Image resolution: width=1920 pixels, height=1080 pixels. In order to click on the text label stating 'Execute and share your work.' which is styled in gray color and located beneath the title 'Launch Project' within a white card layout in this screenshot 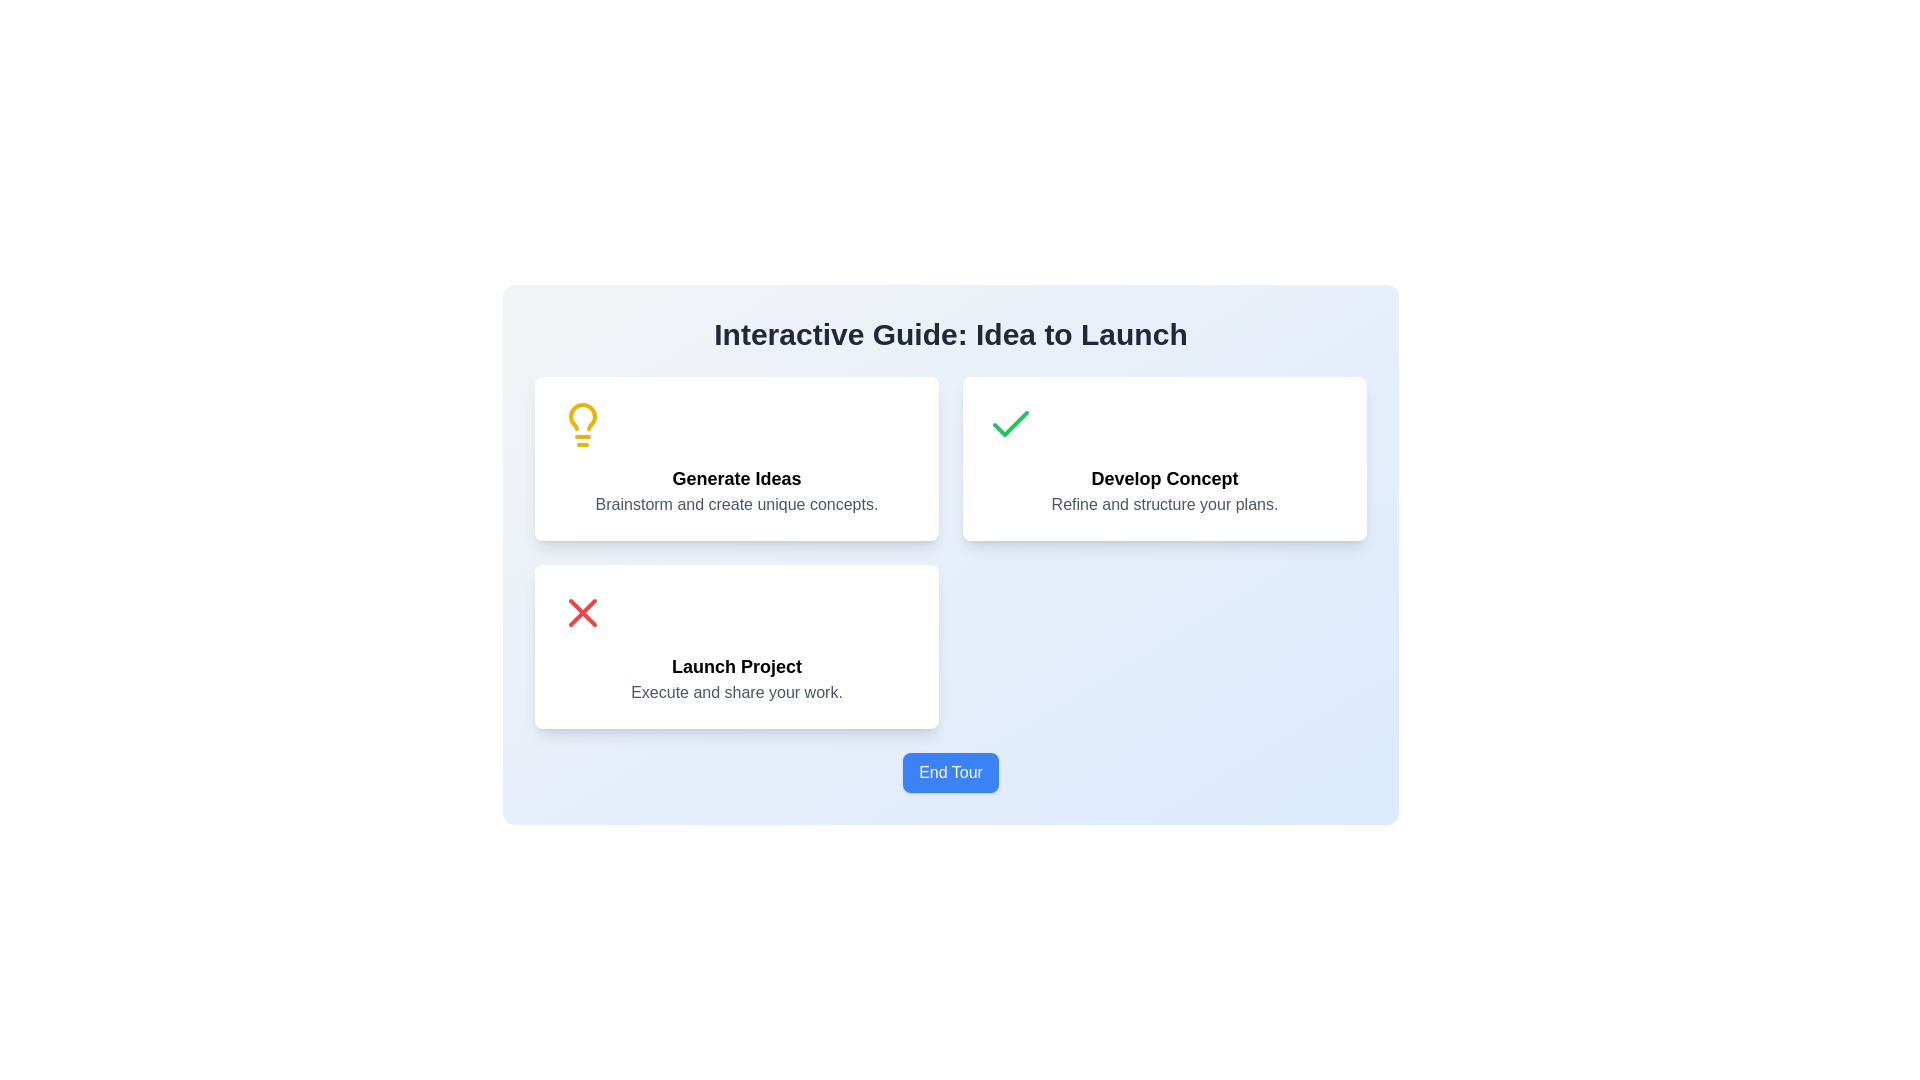, I will do `click(736, 692)`.